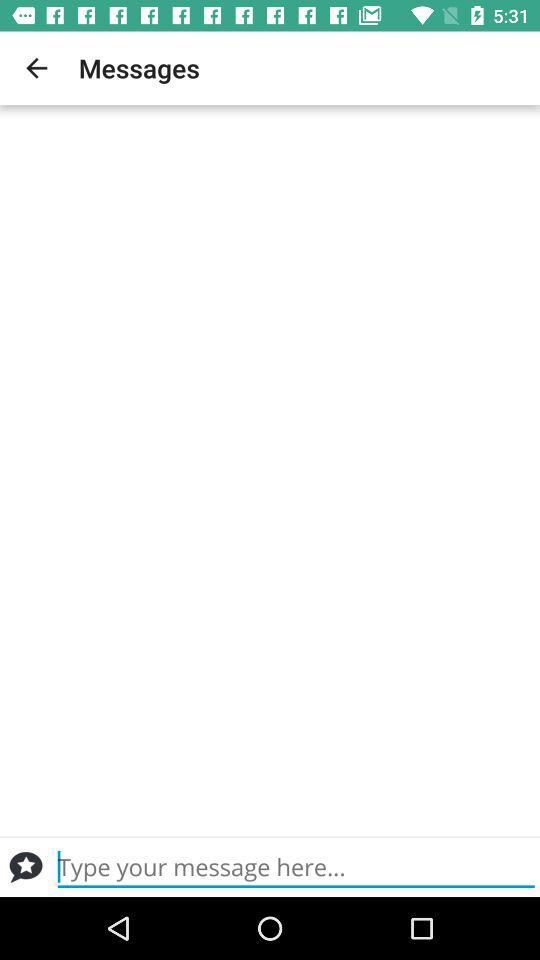 This screenshot has width=540, height=960. I want to click on the chat icon, so click(25, 866).